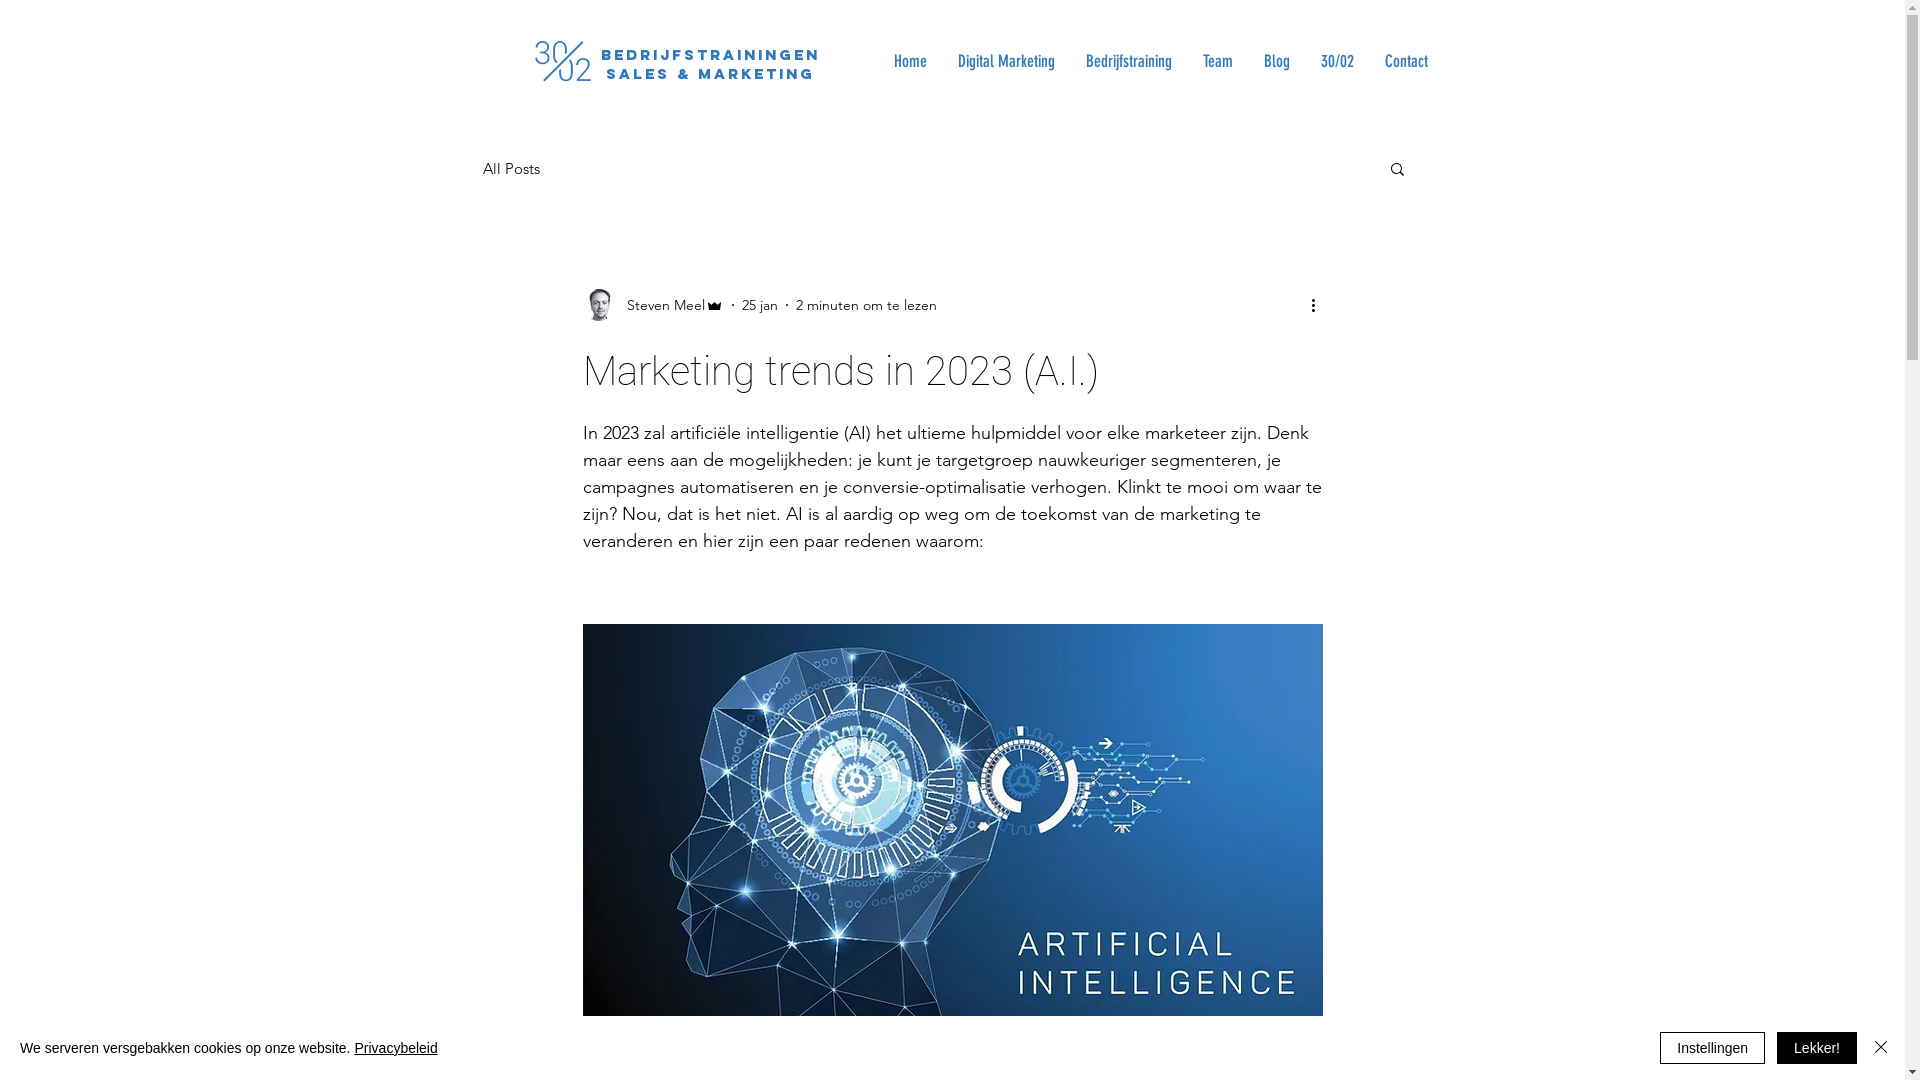  I want to click on 'Team', so click(1215, 60).